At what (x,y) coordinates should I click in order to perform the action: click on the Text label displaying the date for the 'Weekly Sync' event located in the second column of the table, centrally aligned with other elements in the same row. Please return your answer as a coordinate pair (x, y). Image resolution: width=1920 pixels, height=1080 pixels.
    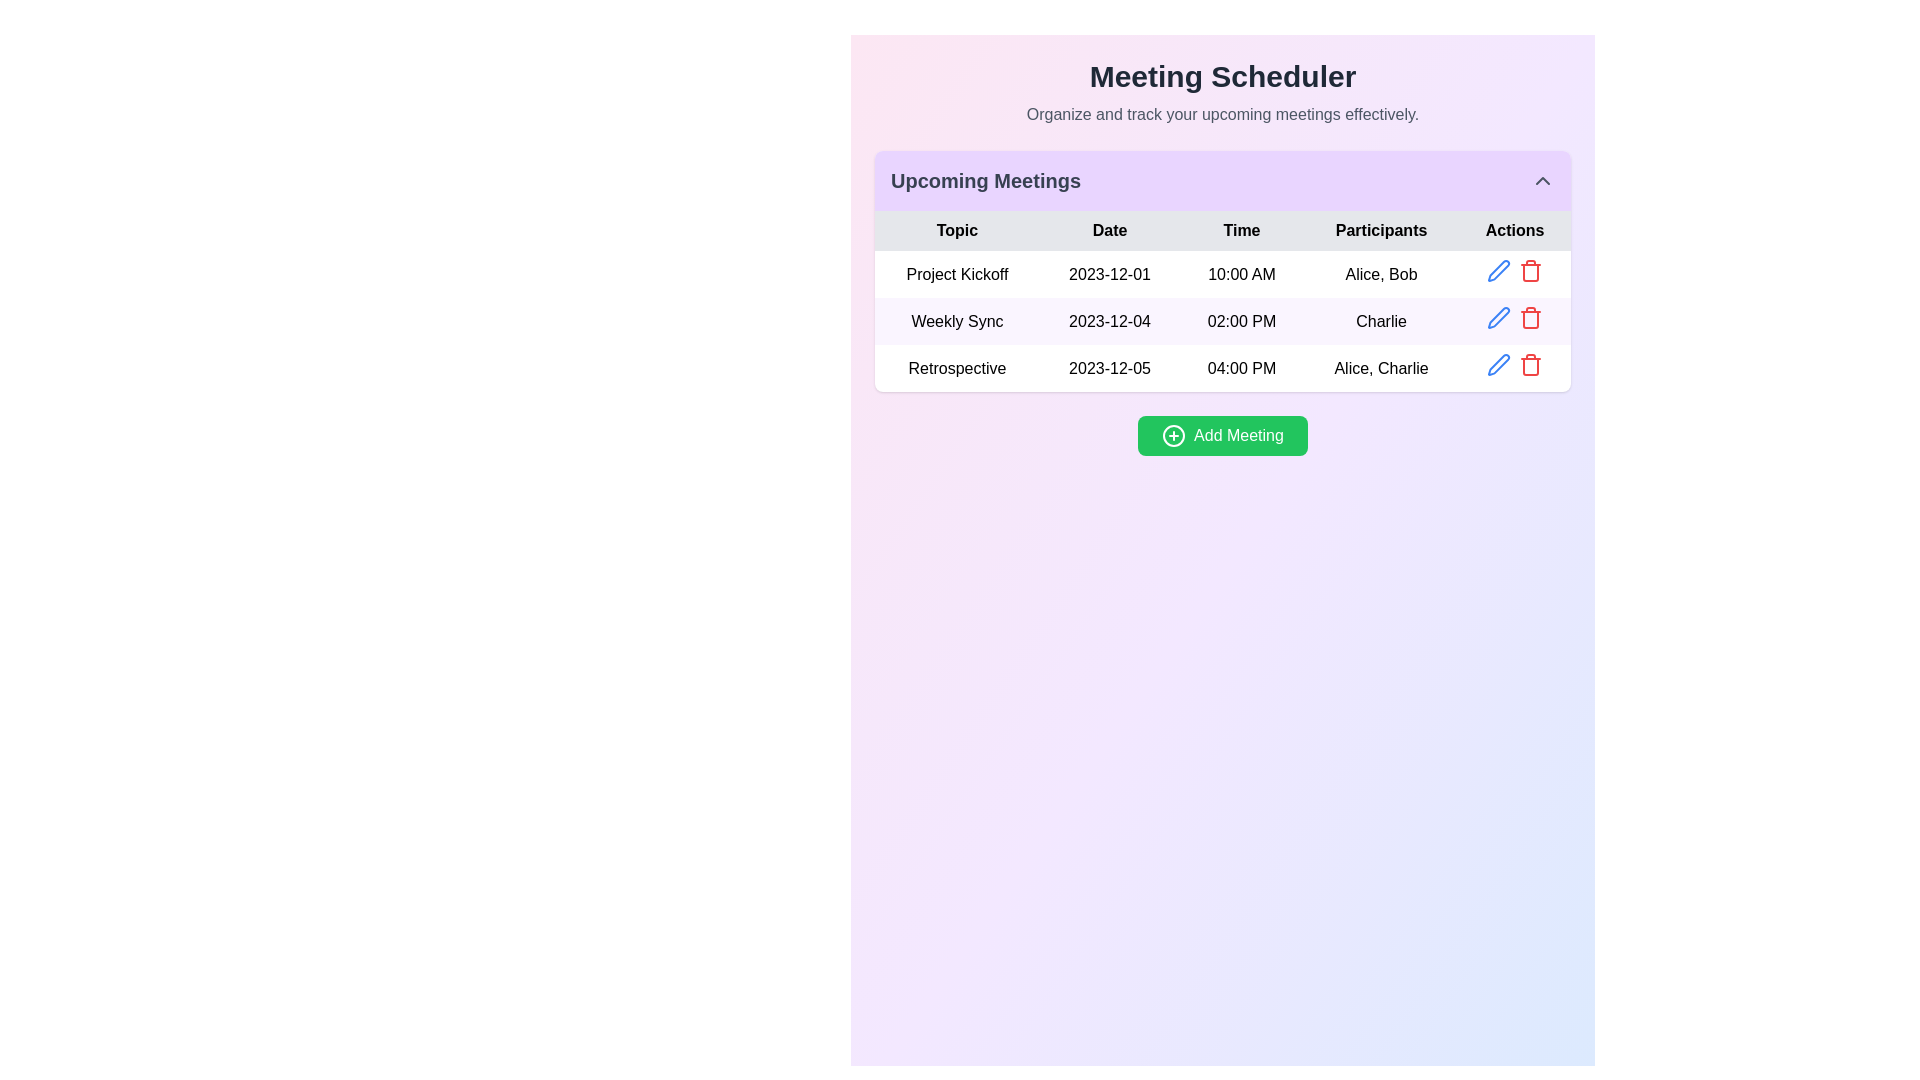
    Looking at the image, I should click on (1108, 320).